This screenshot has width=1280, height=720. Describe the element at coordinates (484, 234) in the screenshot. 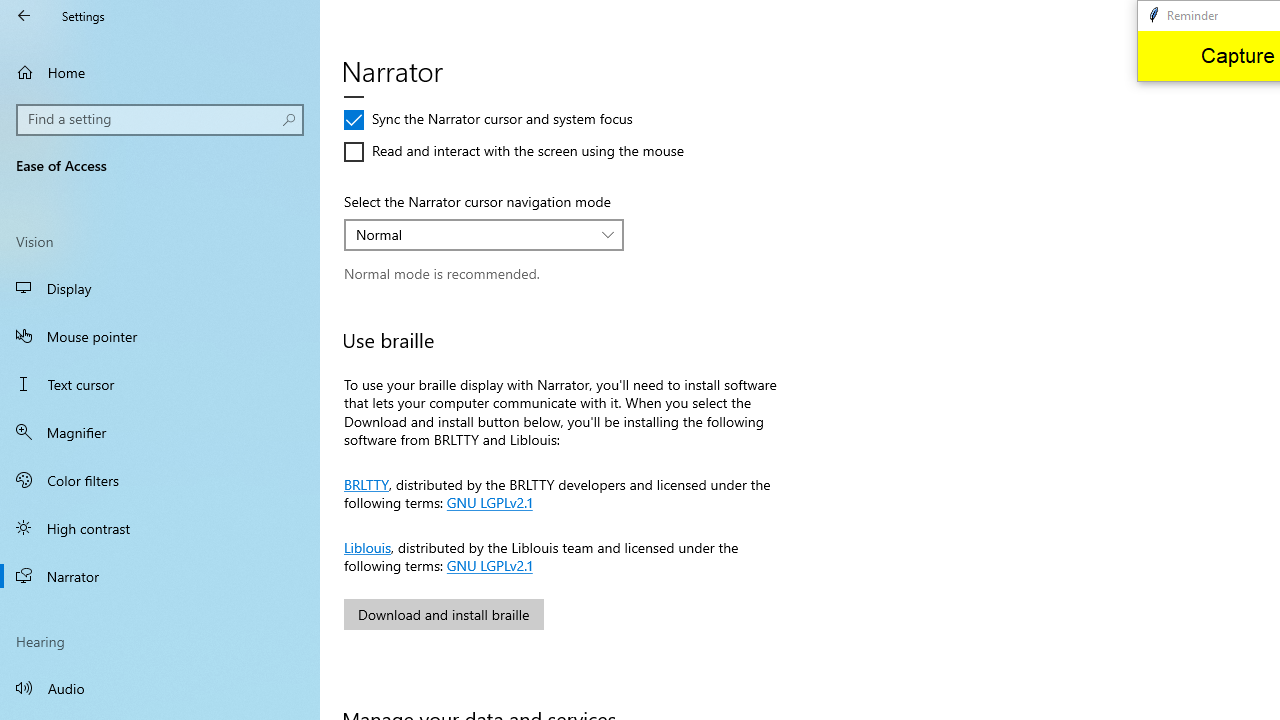

I see `'Select the Narrator cursor navigation mode'` at that location.